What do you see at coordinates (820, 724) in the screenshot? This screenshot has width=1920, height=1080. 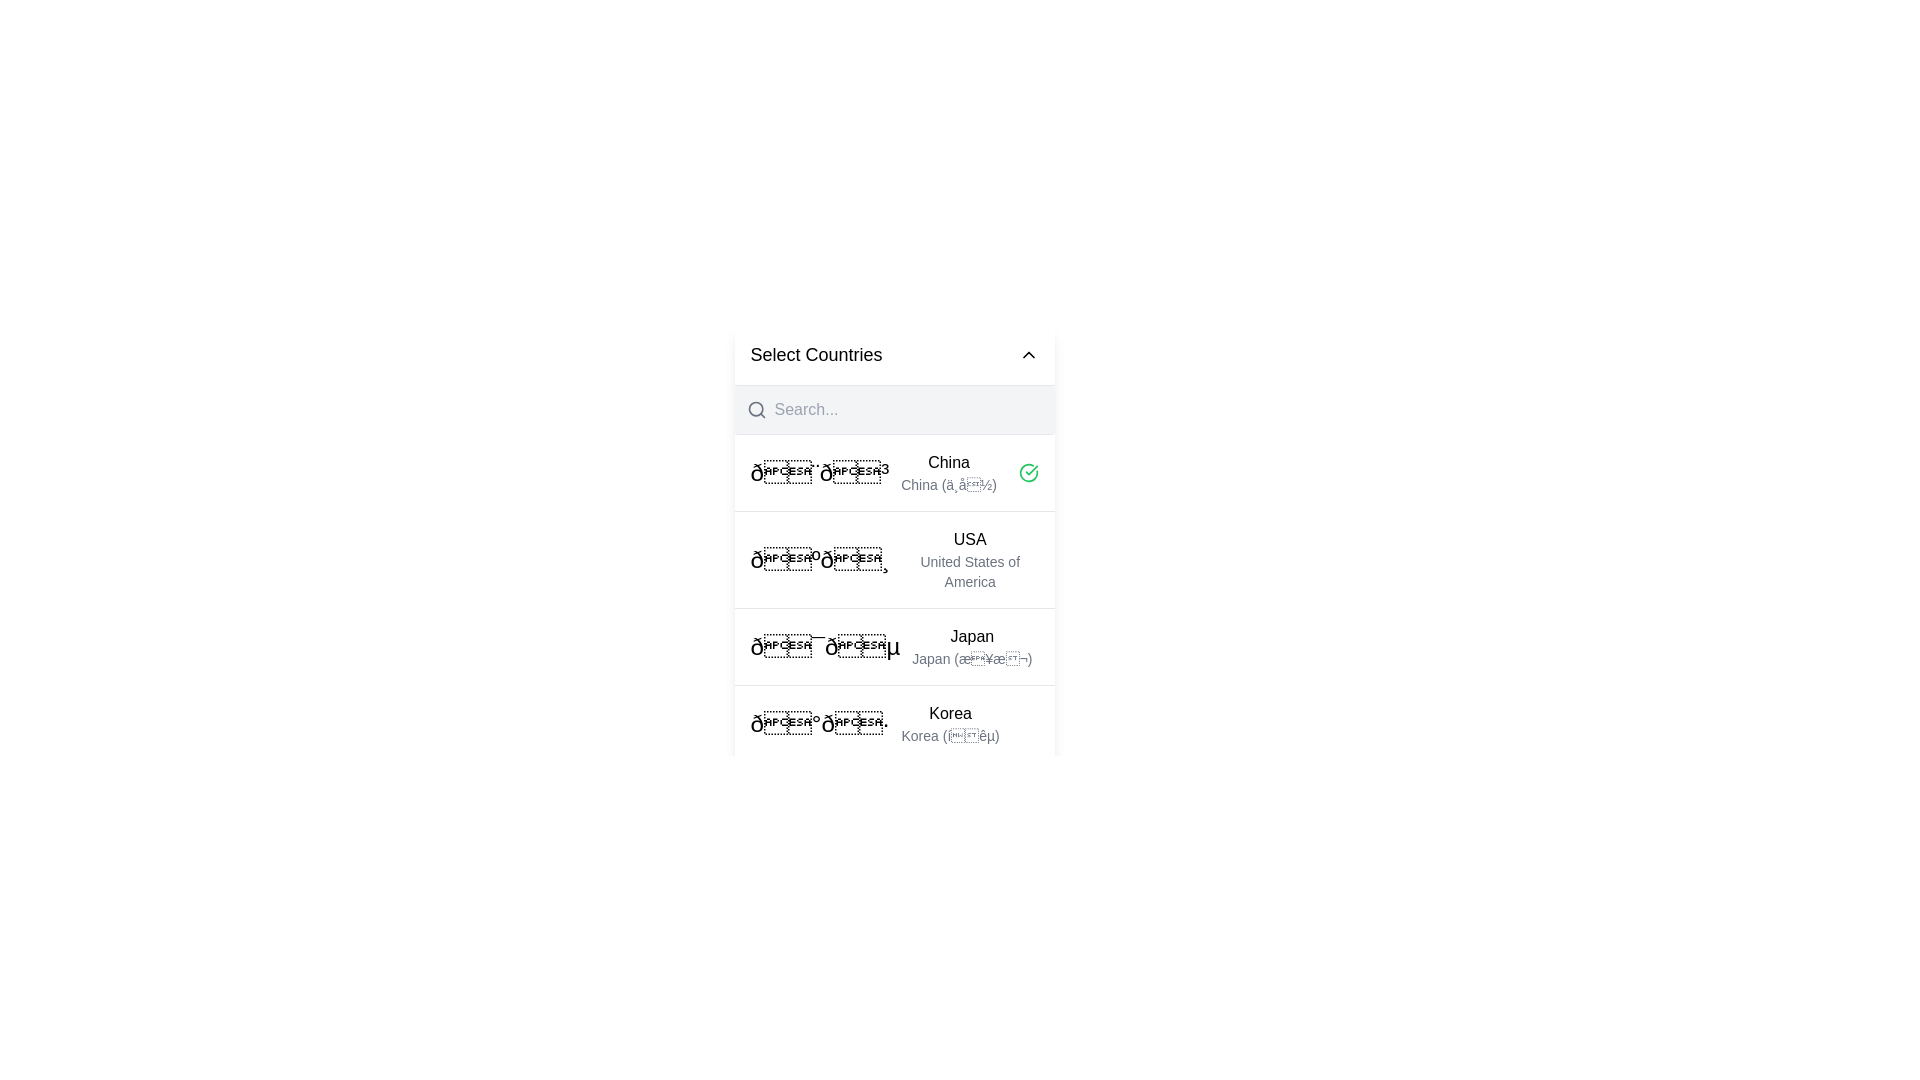 I see `the Decorative flag icon (emoji) that appears at the start of the fourth list item, next to the text information about Korea` at bounding box center [820, 724].